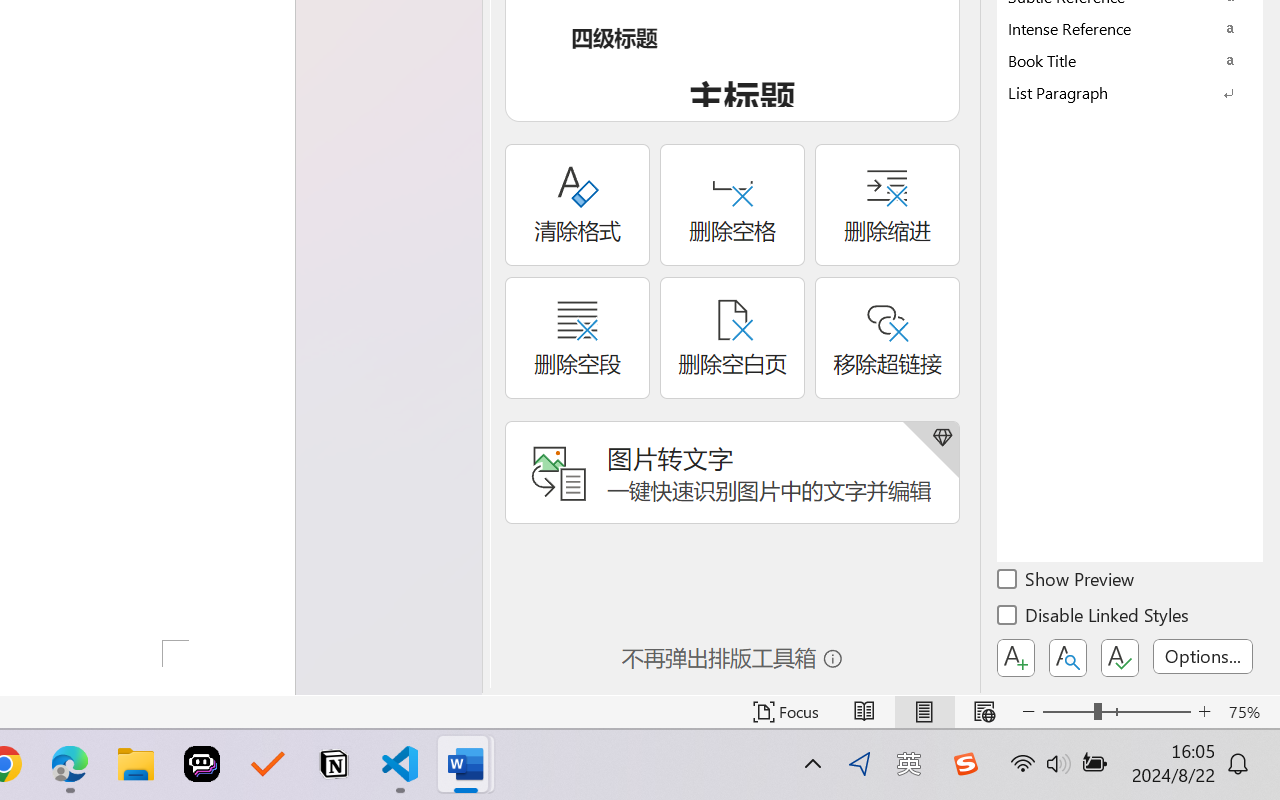 Image resolution: width=1280 pixels, height=800 pixels. Describe the element at coordinates (1067, 711) in the screenshot. I see `'Zoom Out'` at that location.